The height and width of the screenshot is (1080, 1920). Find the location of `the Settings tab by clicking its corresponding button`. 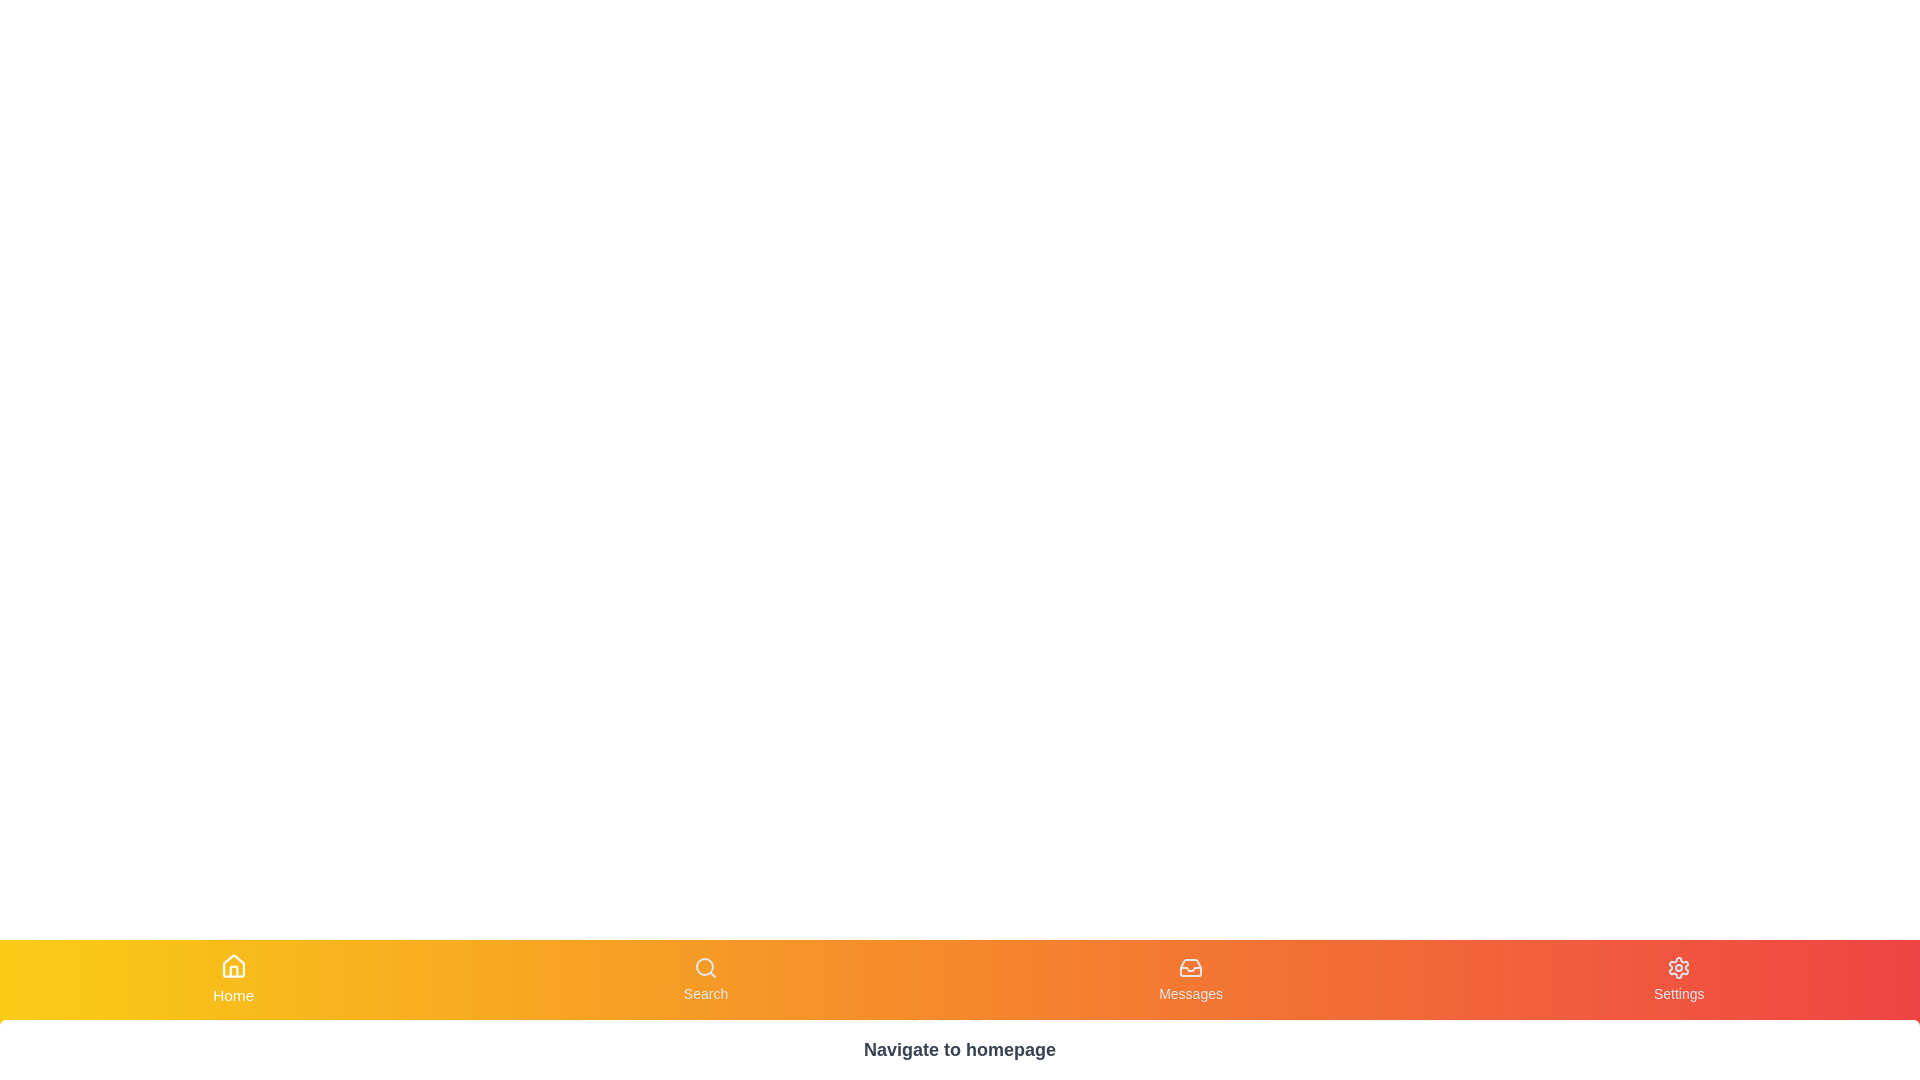

the Settings tab by clicking its corresponding button is located at coordinates (1679, 978).